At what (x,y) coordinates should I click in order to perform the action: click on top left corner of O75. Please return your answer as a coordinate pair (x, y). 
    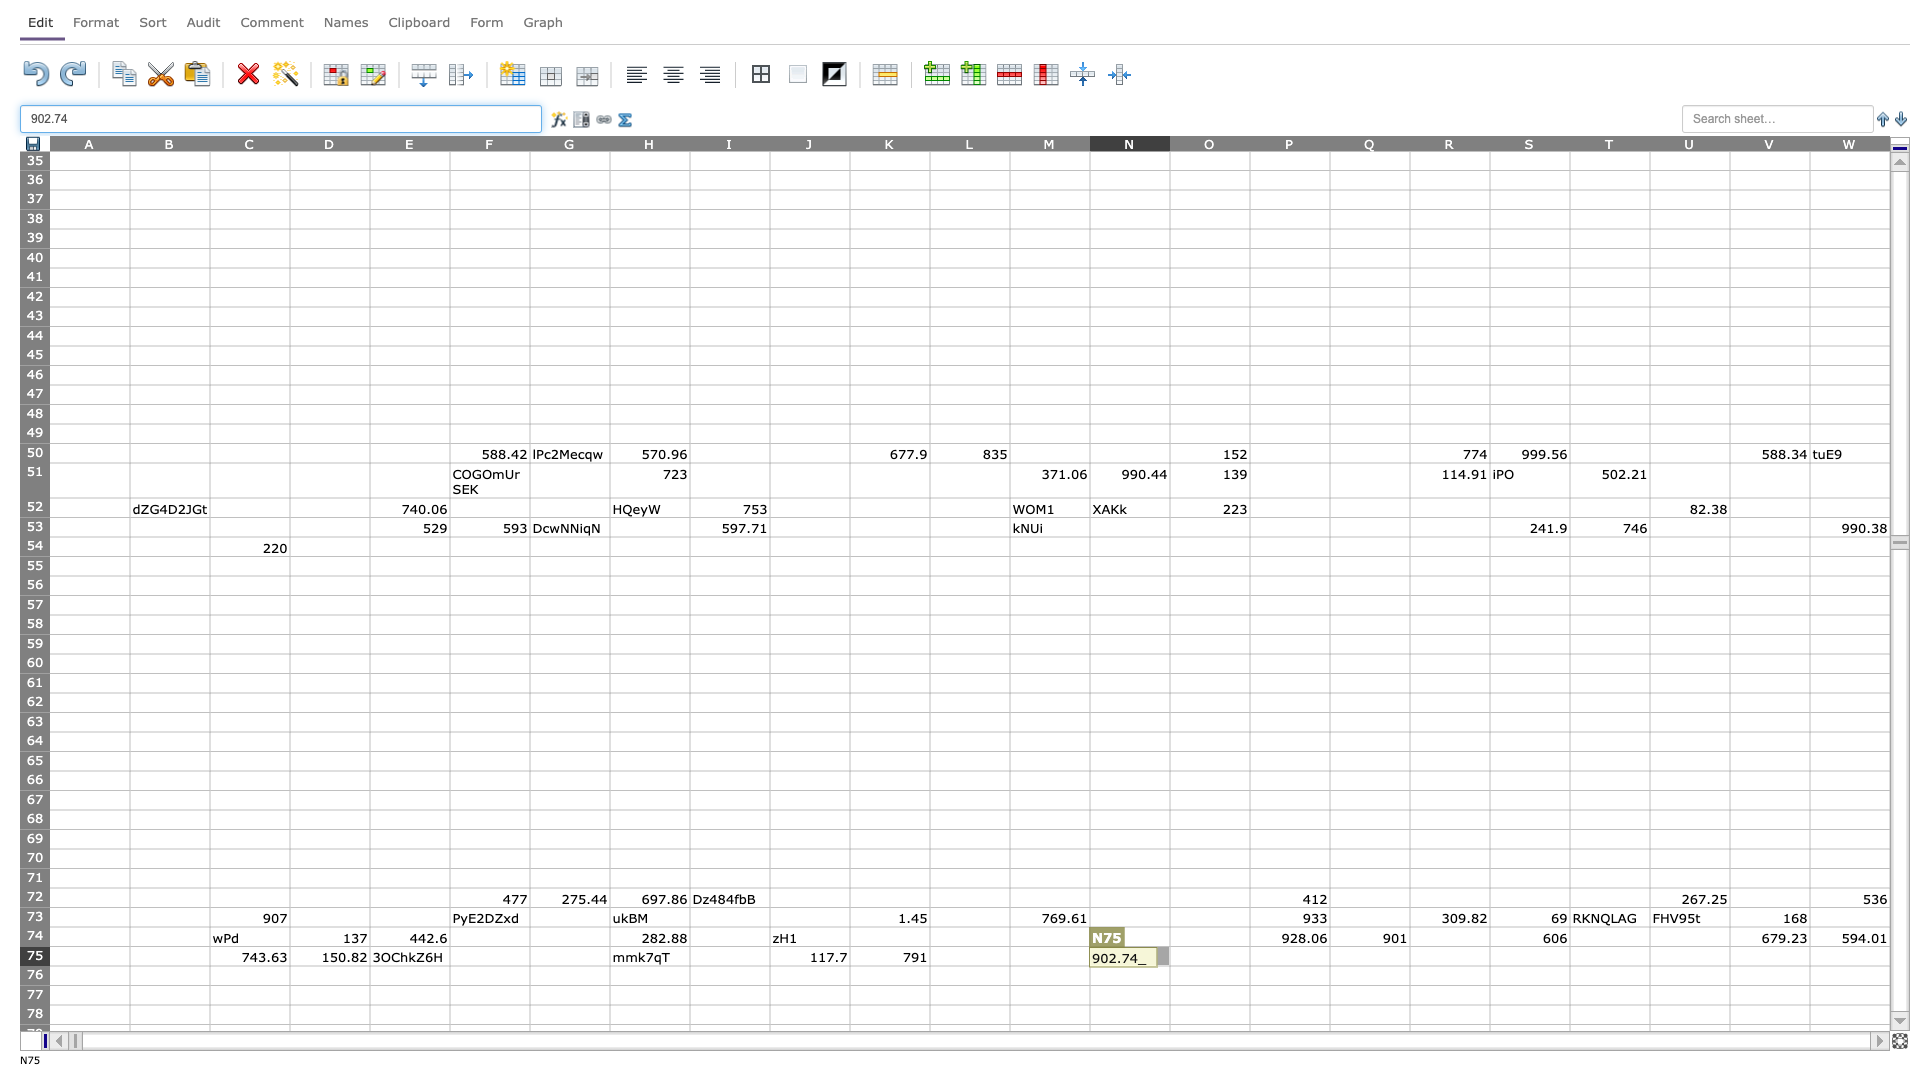
    Looking at the image, I should click on (1170, 945).